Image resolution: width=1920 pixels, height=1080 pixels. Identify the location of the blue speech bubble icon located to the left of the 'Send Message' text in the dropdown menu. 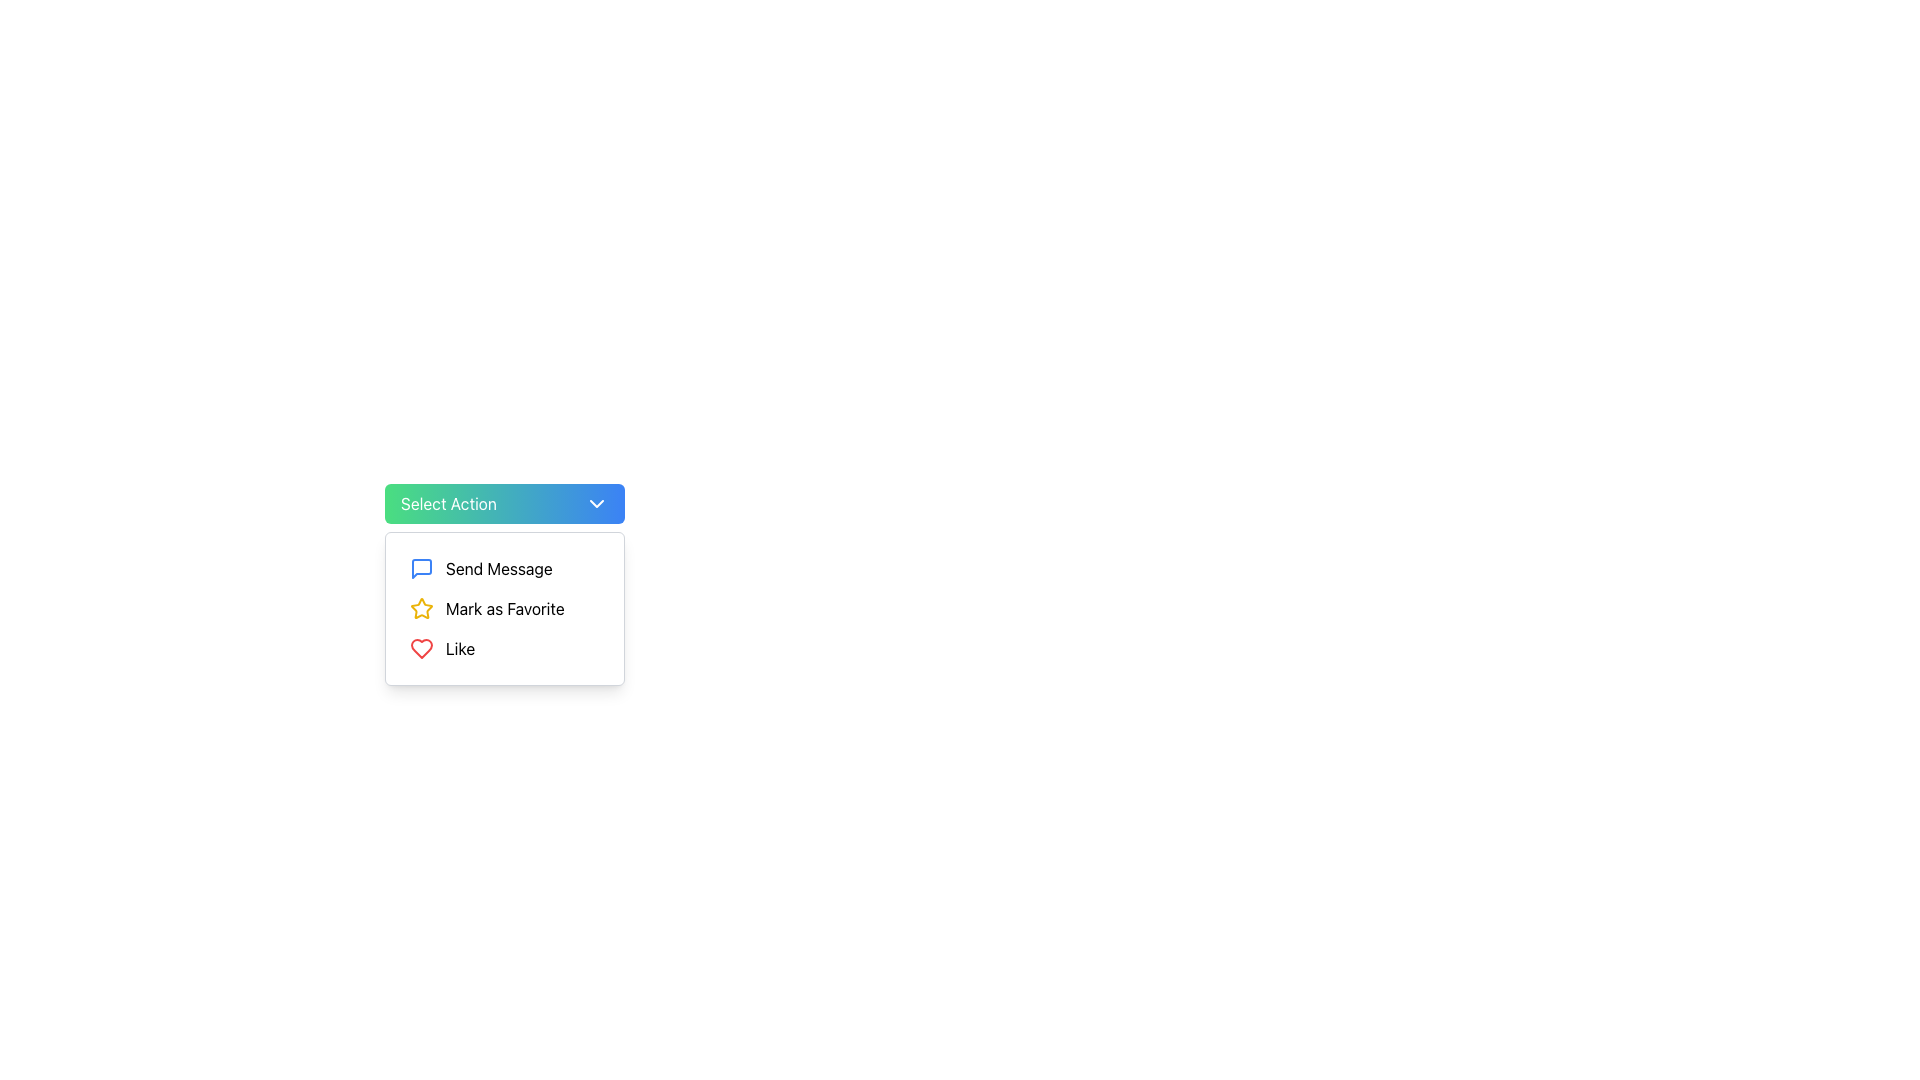
(421, 569).